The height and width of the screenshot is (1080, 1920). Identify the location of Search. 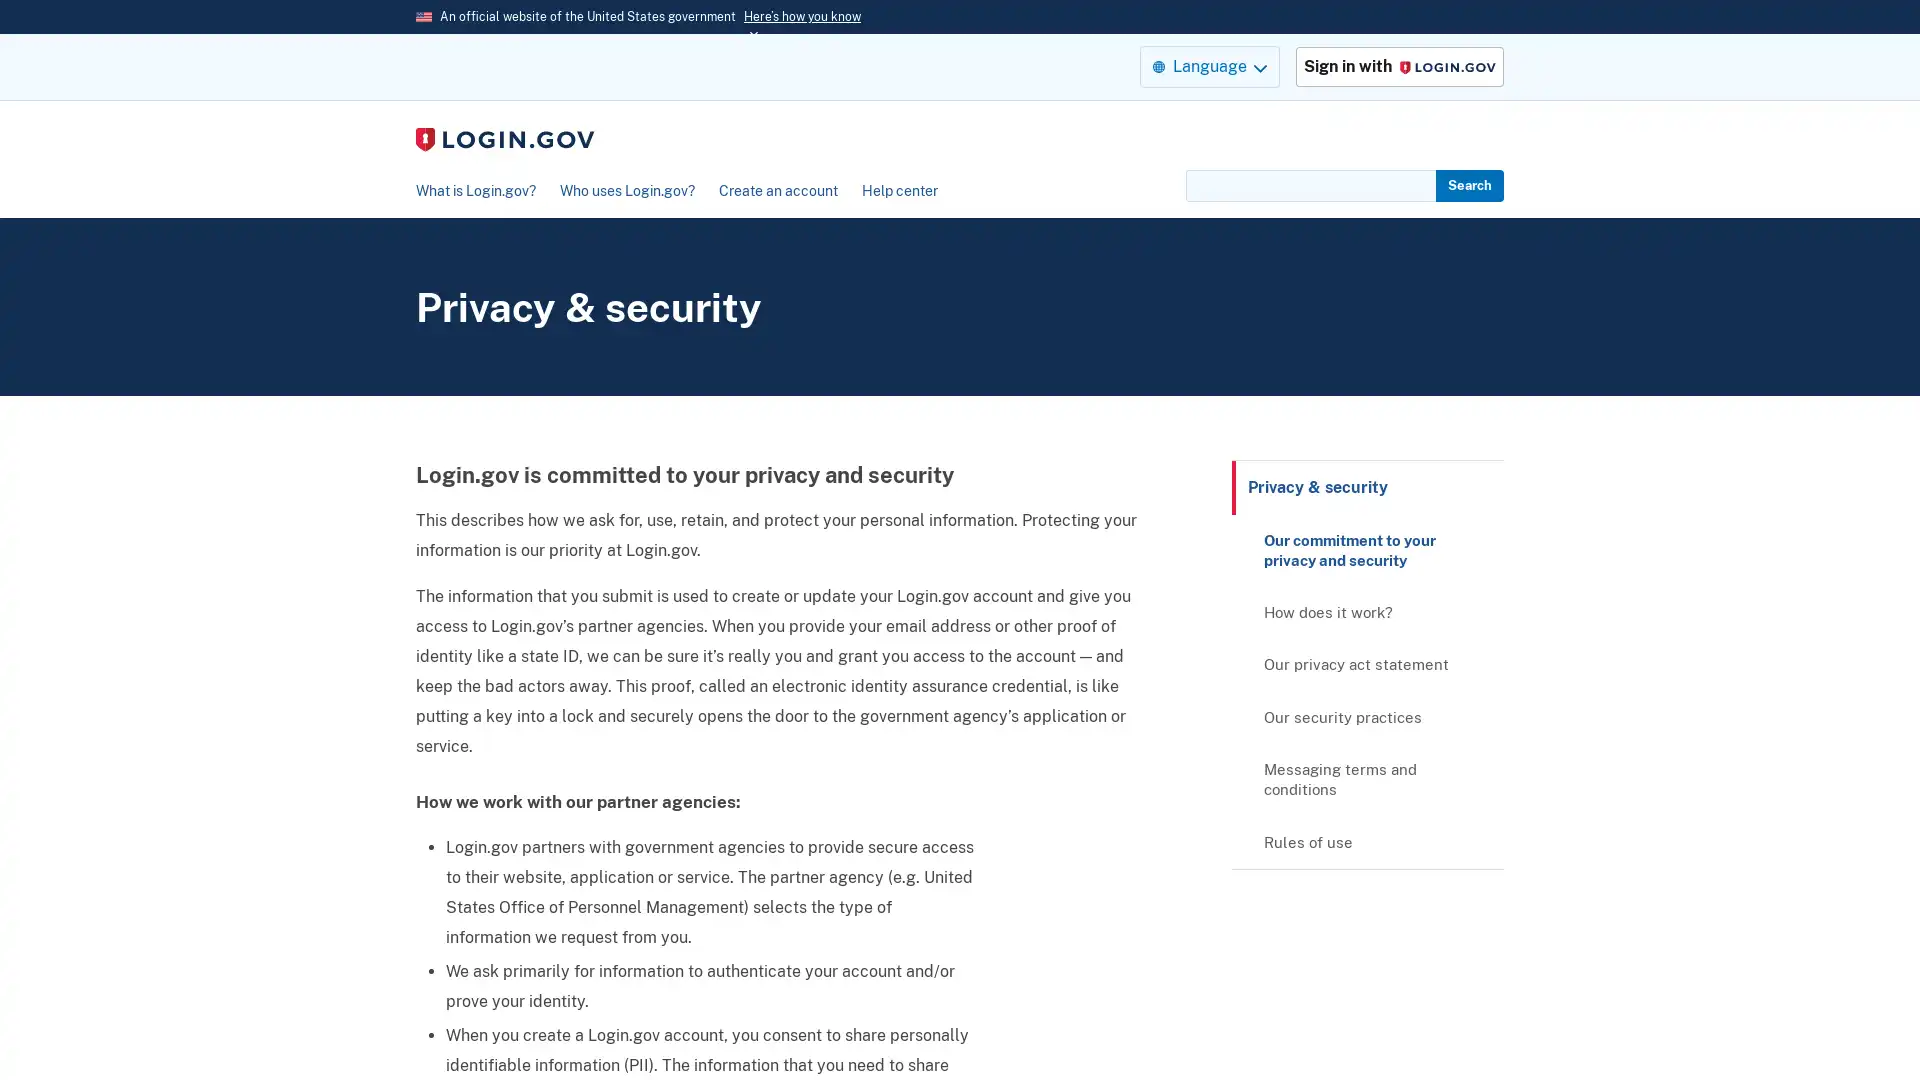
(1469, 185).